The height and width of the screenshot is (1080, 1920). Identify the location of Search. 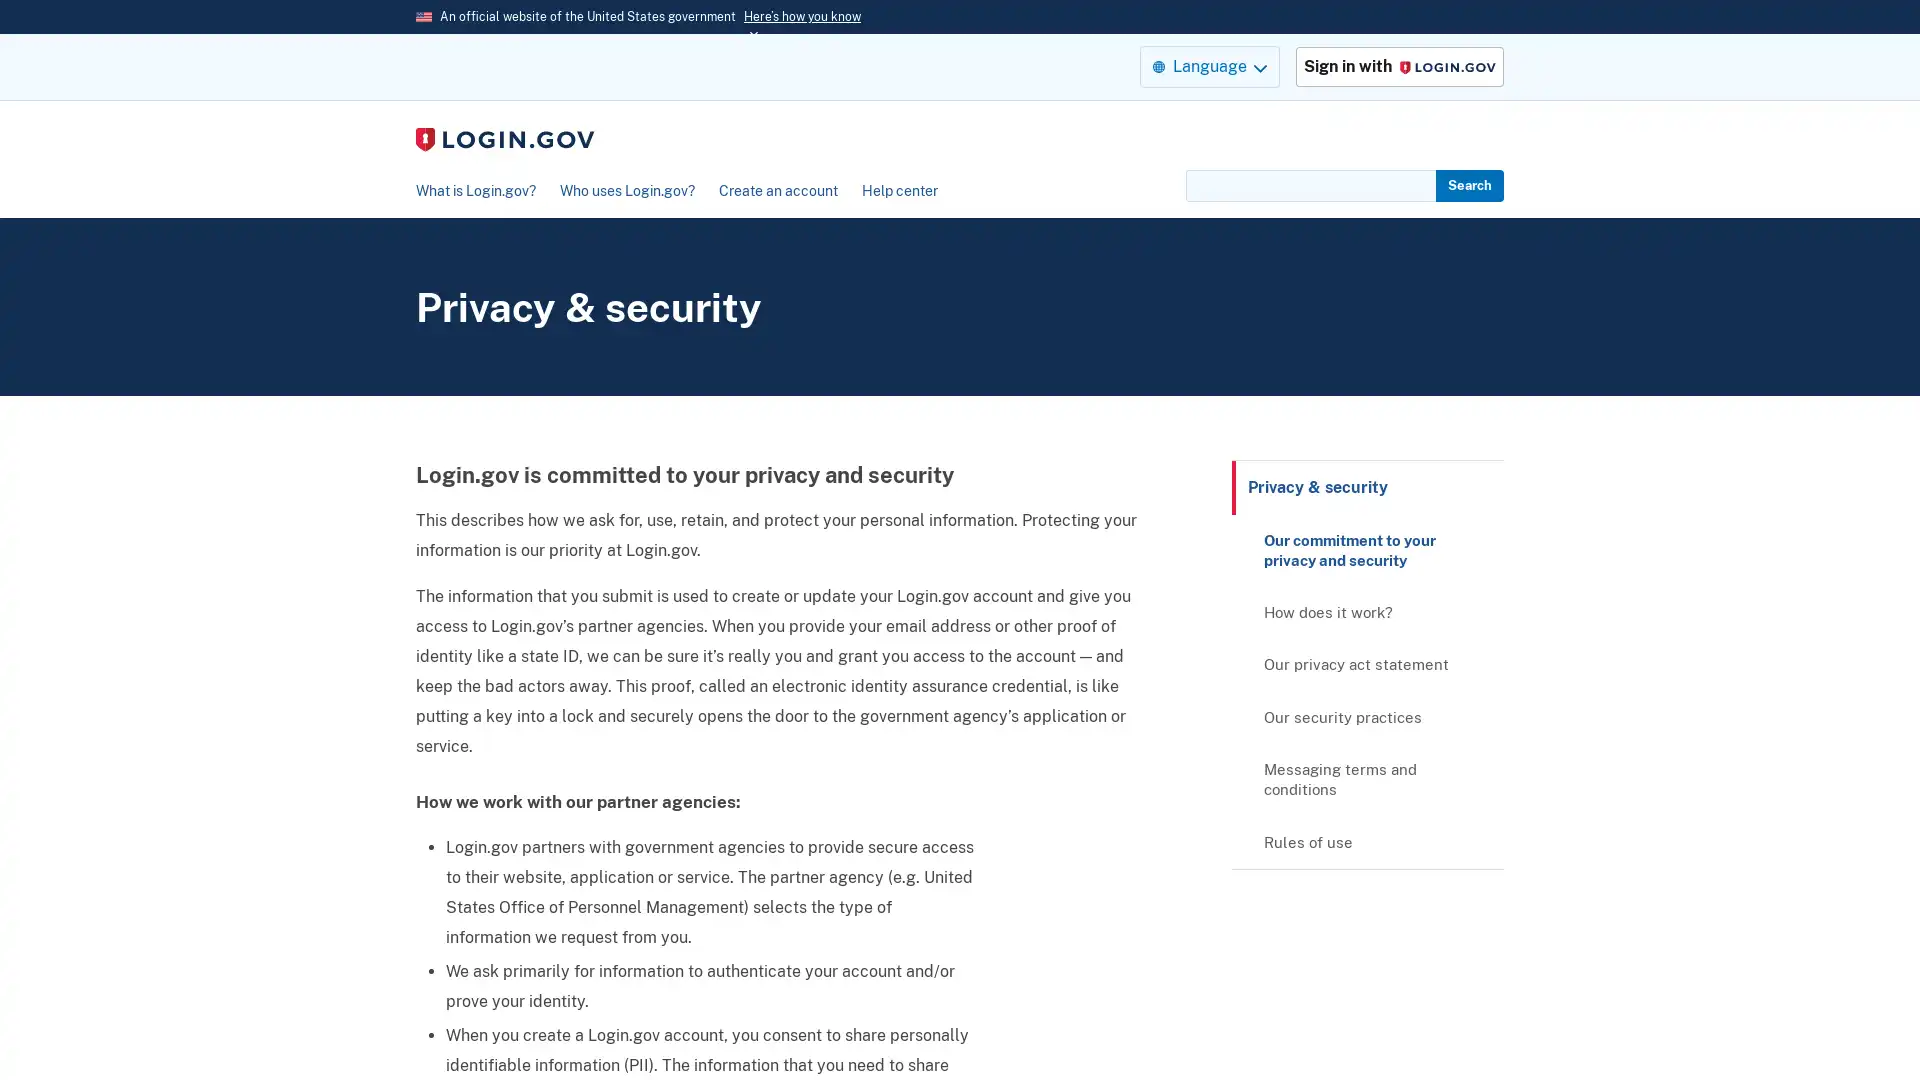
(1469, 185).